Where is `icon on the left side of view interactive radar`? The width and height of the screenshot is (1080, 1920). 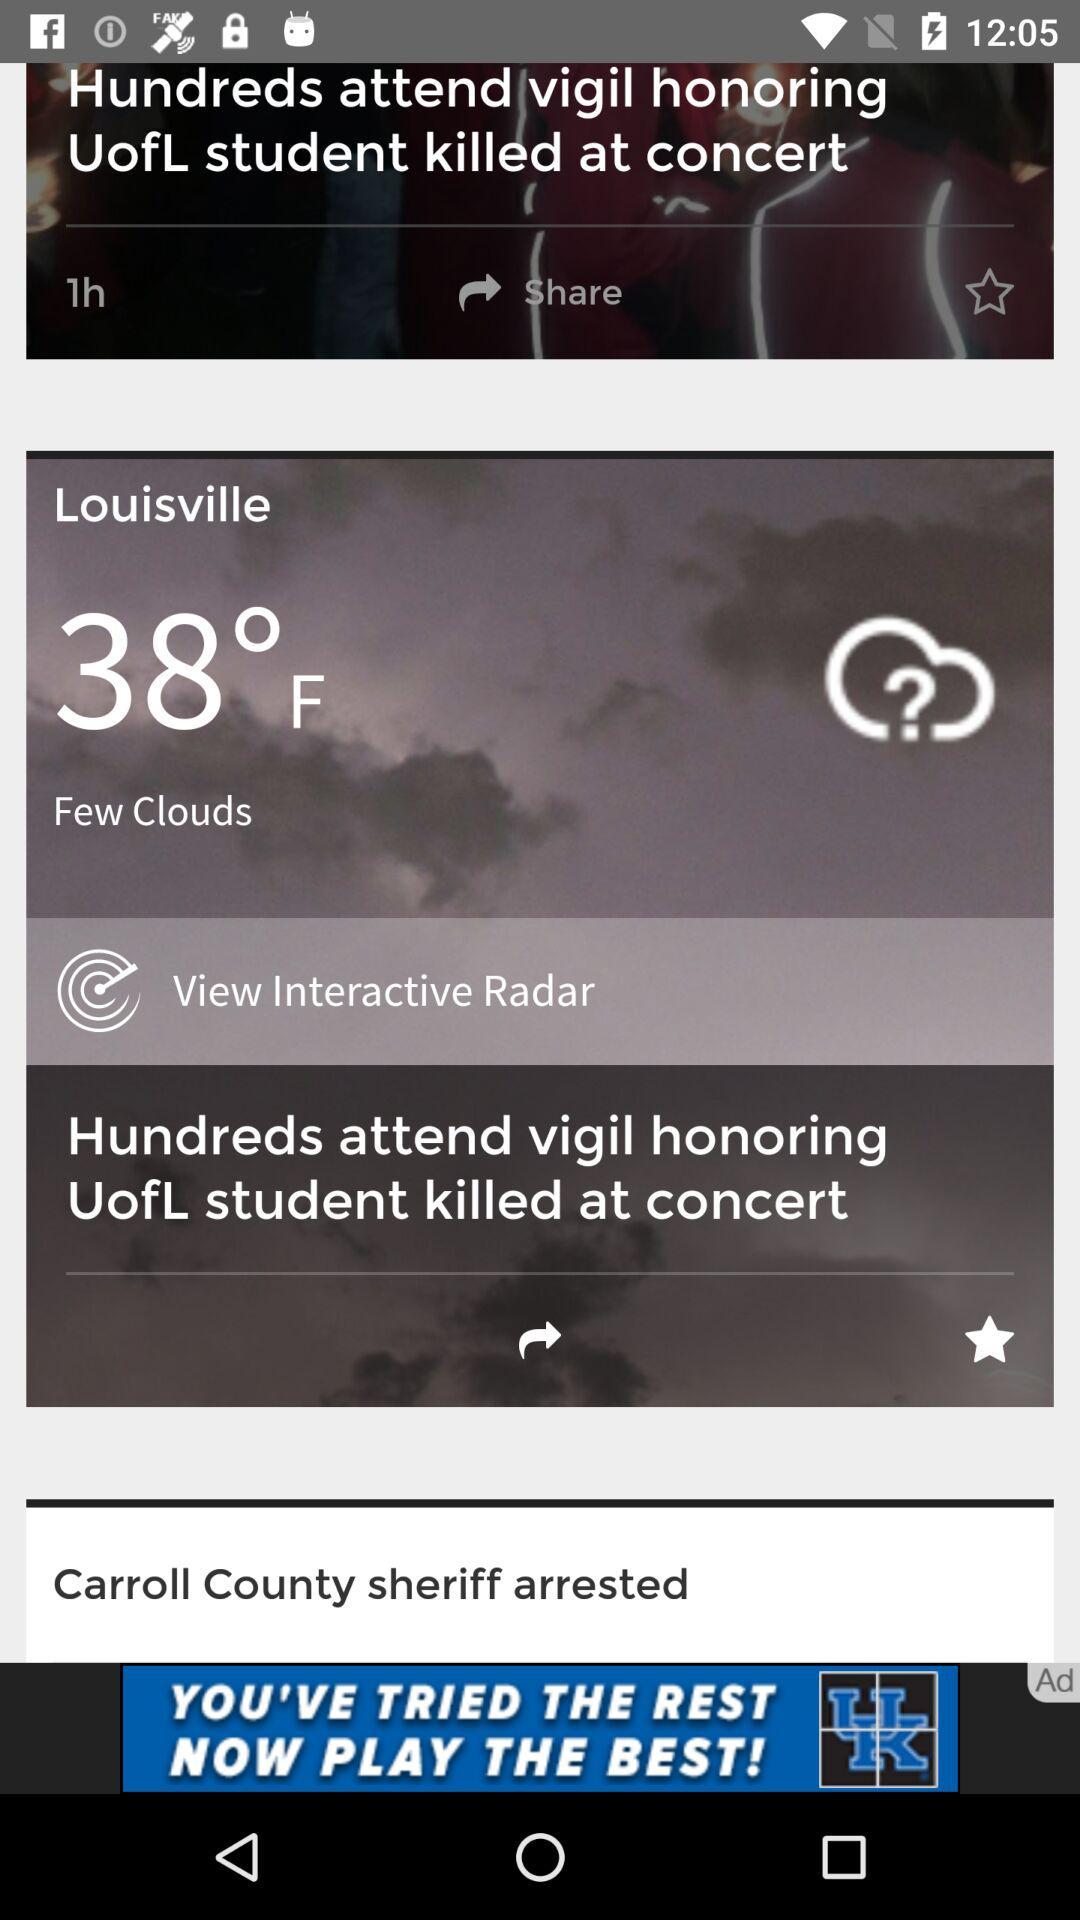 icon on the left side of view interactive radar is located at coordinates (100, 991).